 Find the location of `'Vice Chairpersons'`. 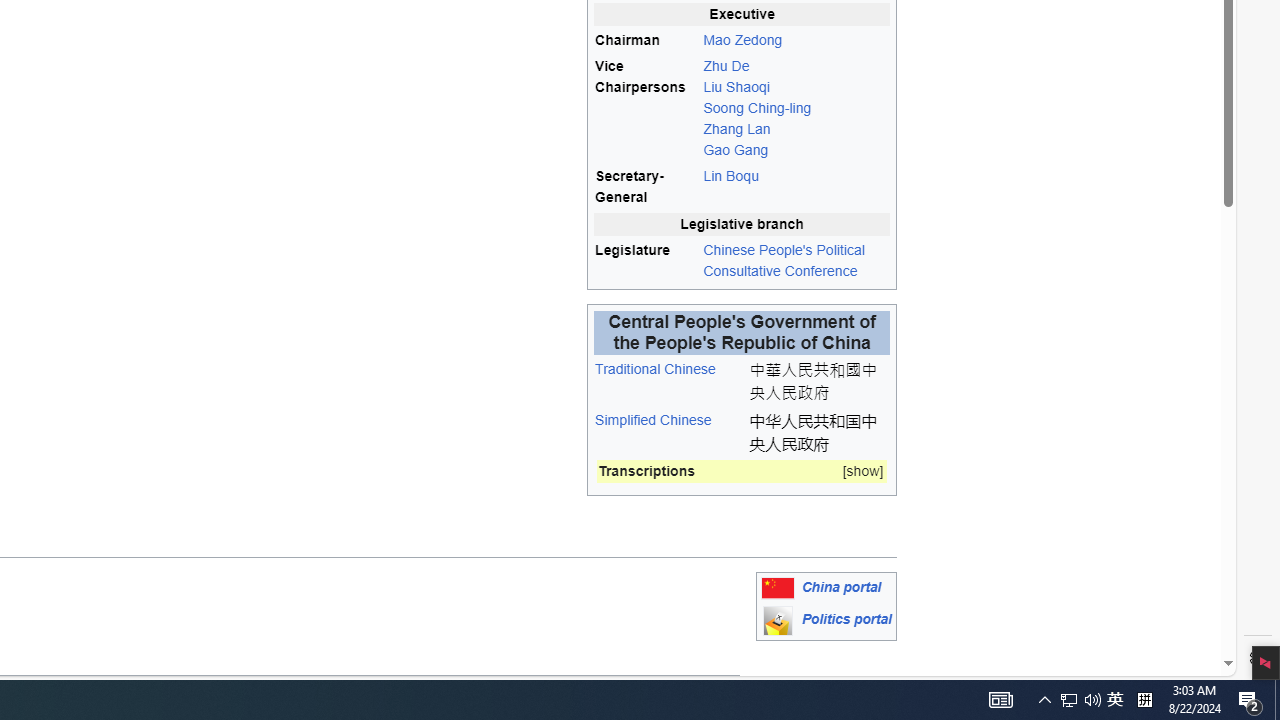

'Vice Chairpersons' is located at coordinates (647, 108).